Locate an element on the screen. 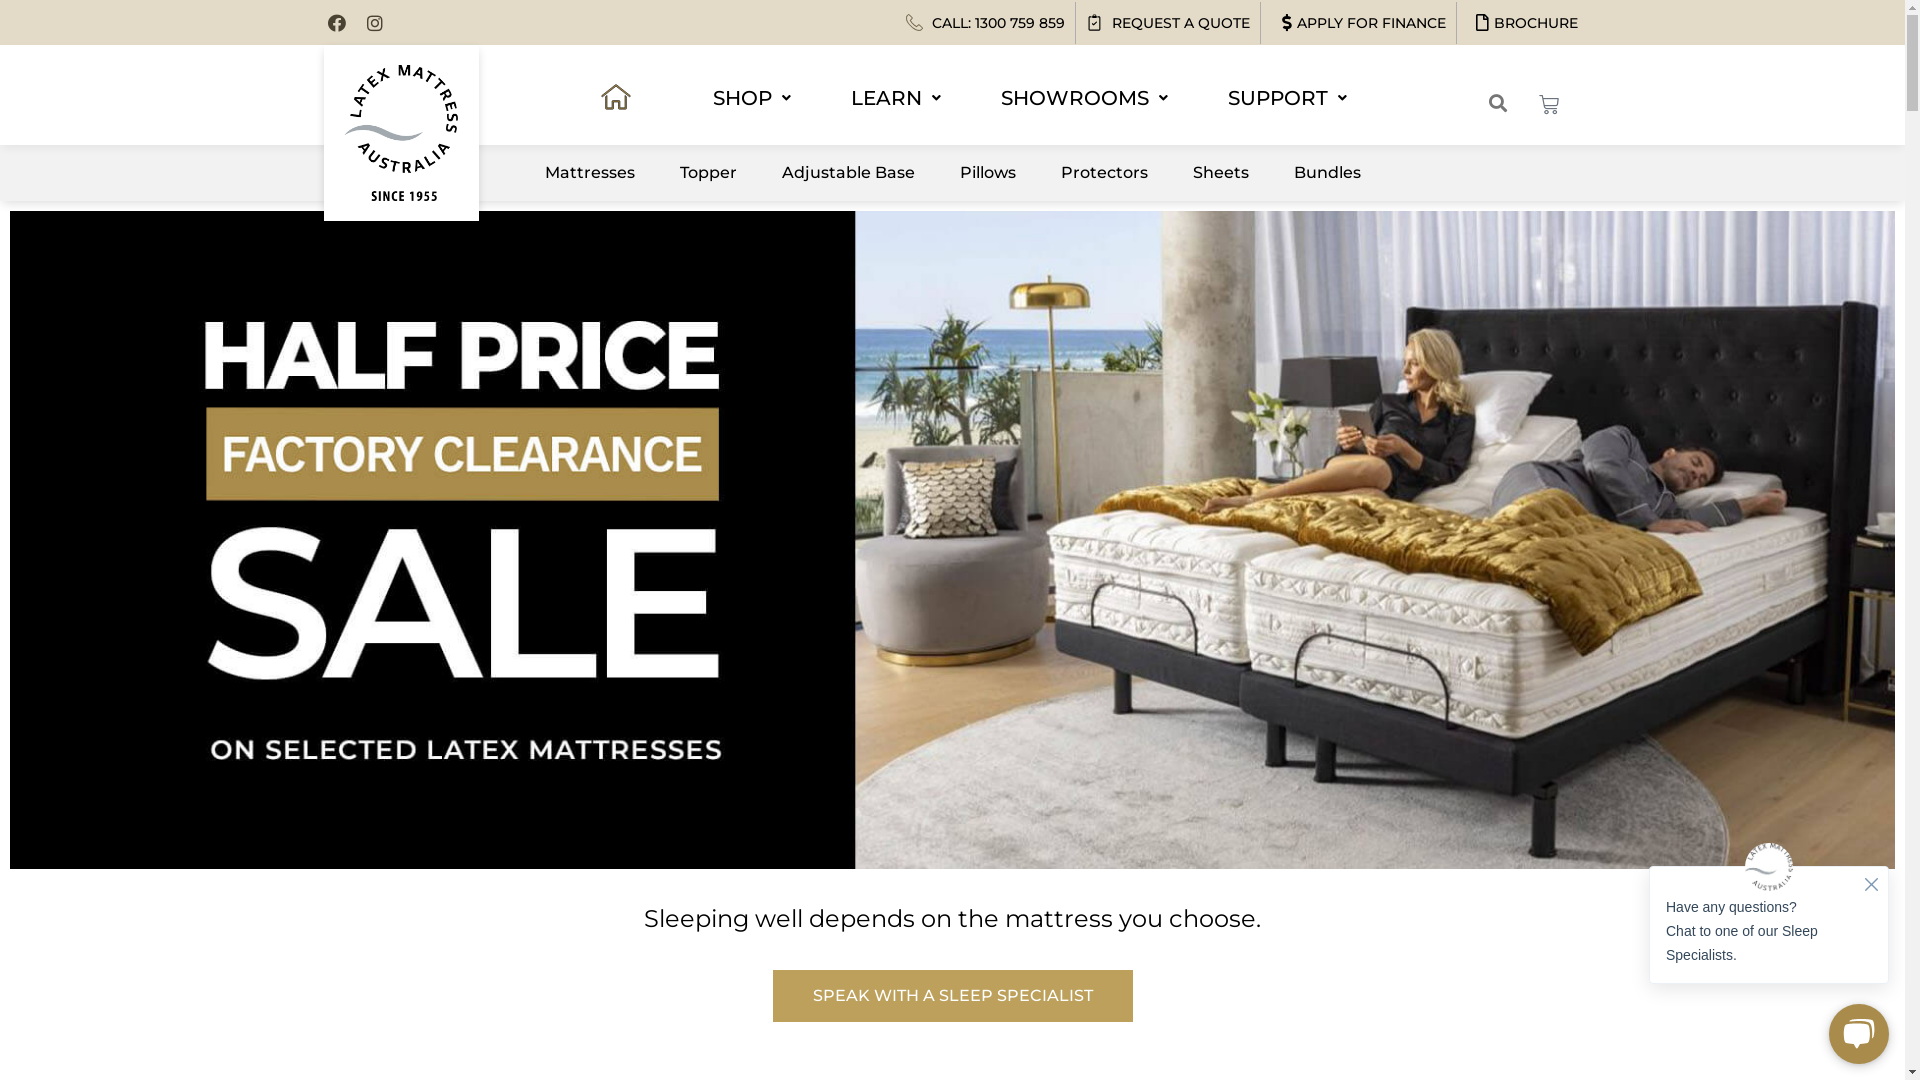  'Bundles' is located at coordinates (1326, 172).